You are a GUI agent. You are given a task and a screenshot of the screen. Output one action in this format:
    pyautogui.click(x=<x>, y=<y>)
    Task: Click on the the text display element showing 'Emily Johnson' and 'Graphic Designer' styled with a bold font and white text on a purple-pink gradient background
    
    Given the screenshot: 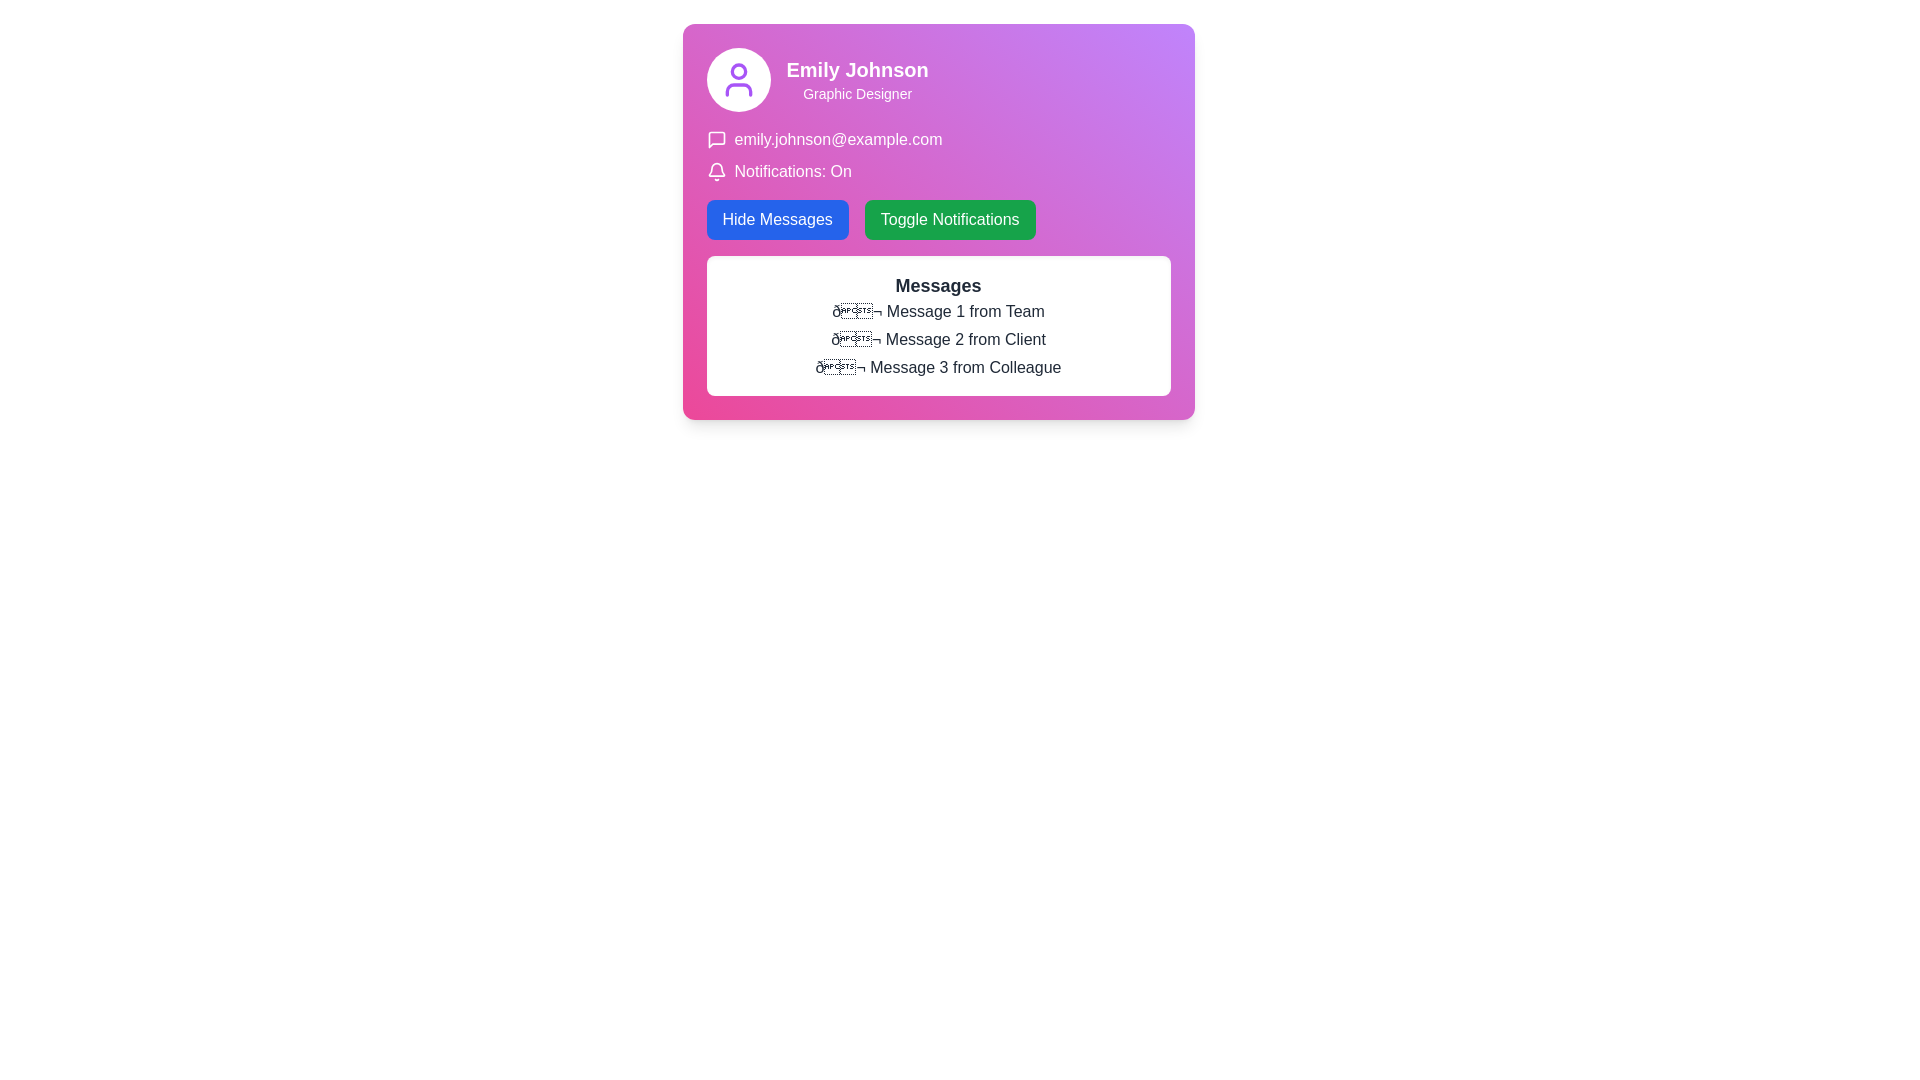 What is the action you would take?
    pyautogui.click(x=857, y=79)
    